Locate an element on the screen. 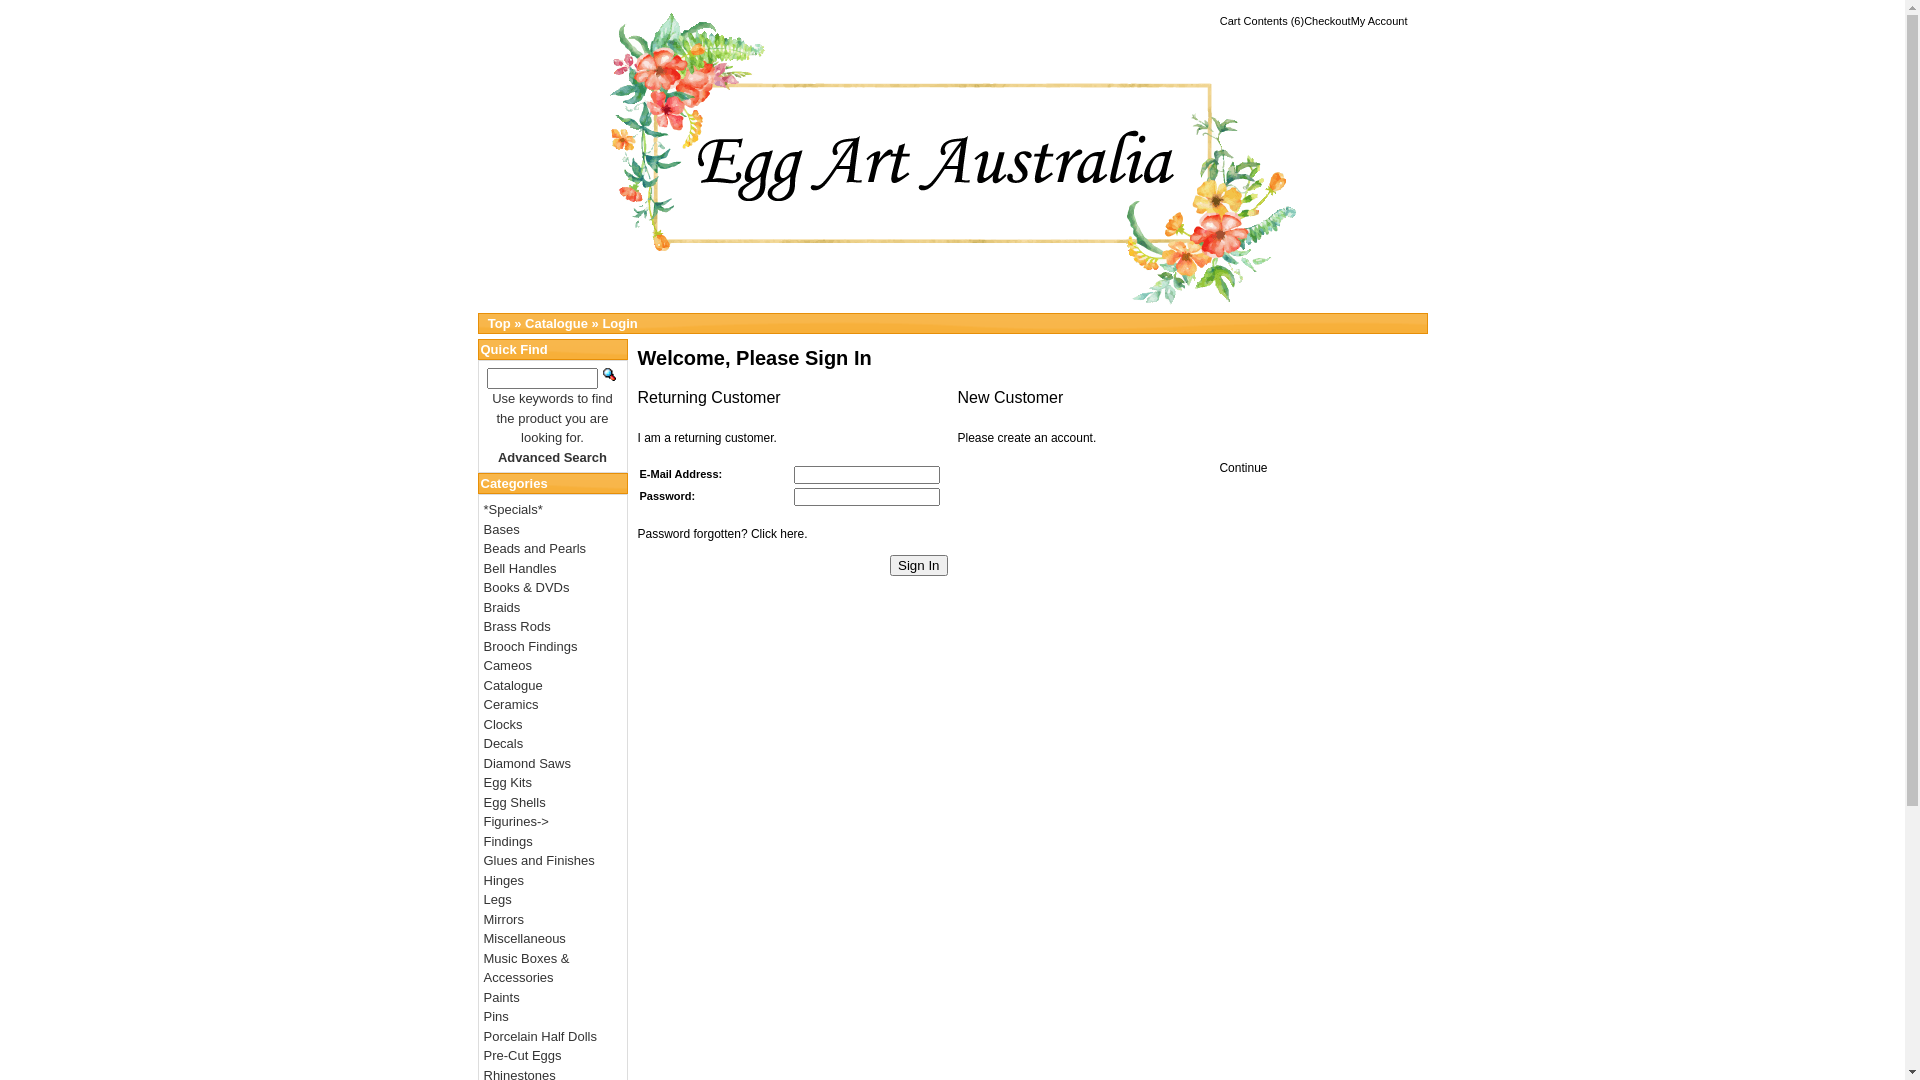 Image resolution: width=1920 pixels, height=1080 pixels. 'Catalogue' is located at coordinates (556, 322).